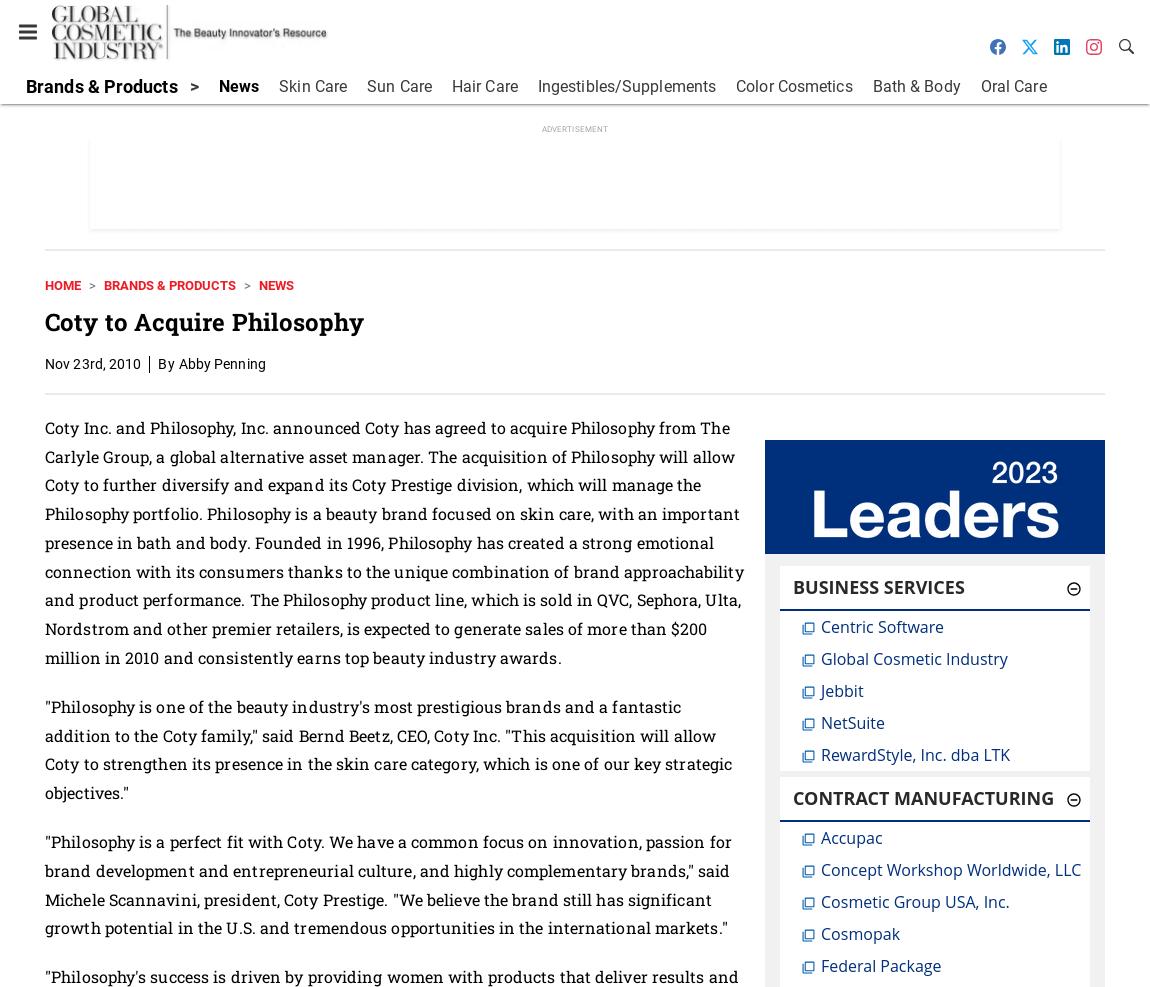 Image resolution: width=1150 pixels, height=987 pixels. Describe the element at coordinates (203, 319) in the screenshot. I see `'Coty to Acquire Philosophy'` at that location.